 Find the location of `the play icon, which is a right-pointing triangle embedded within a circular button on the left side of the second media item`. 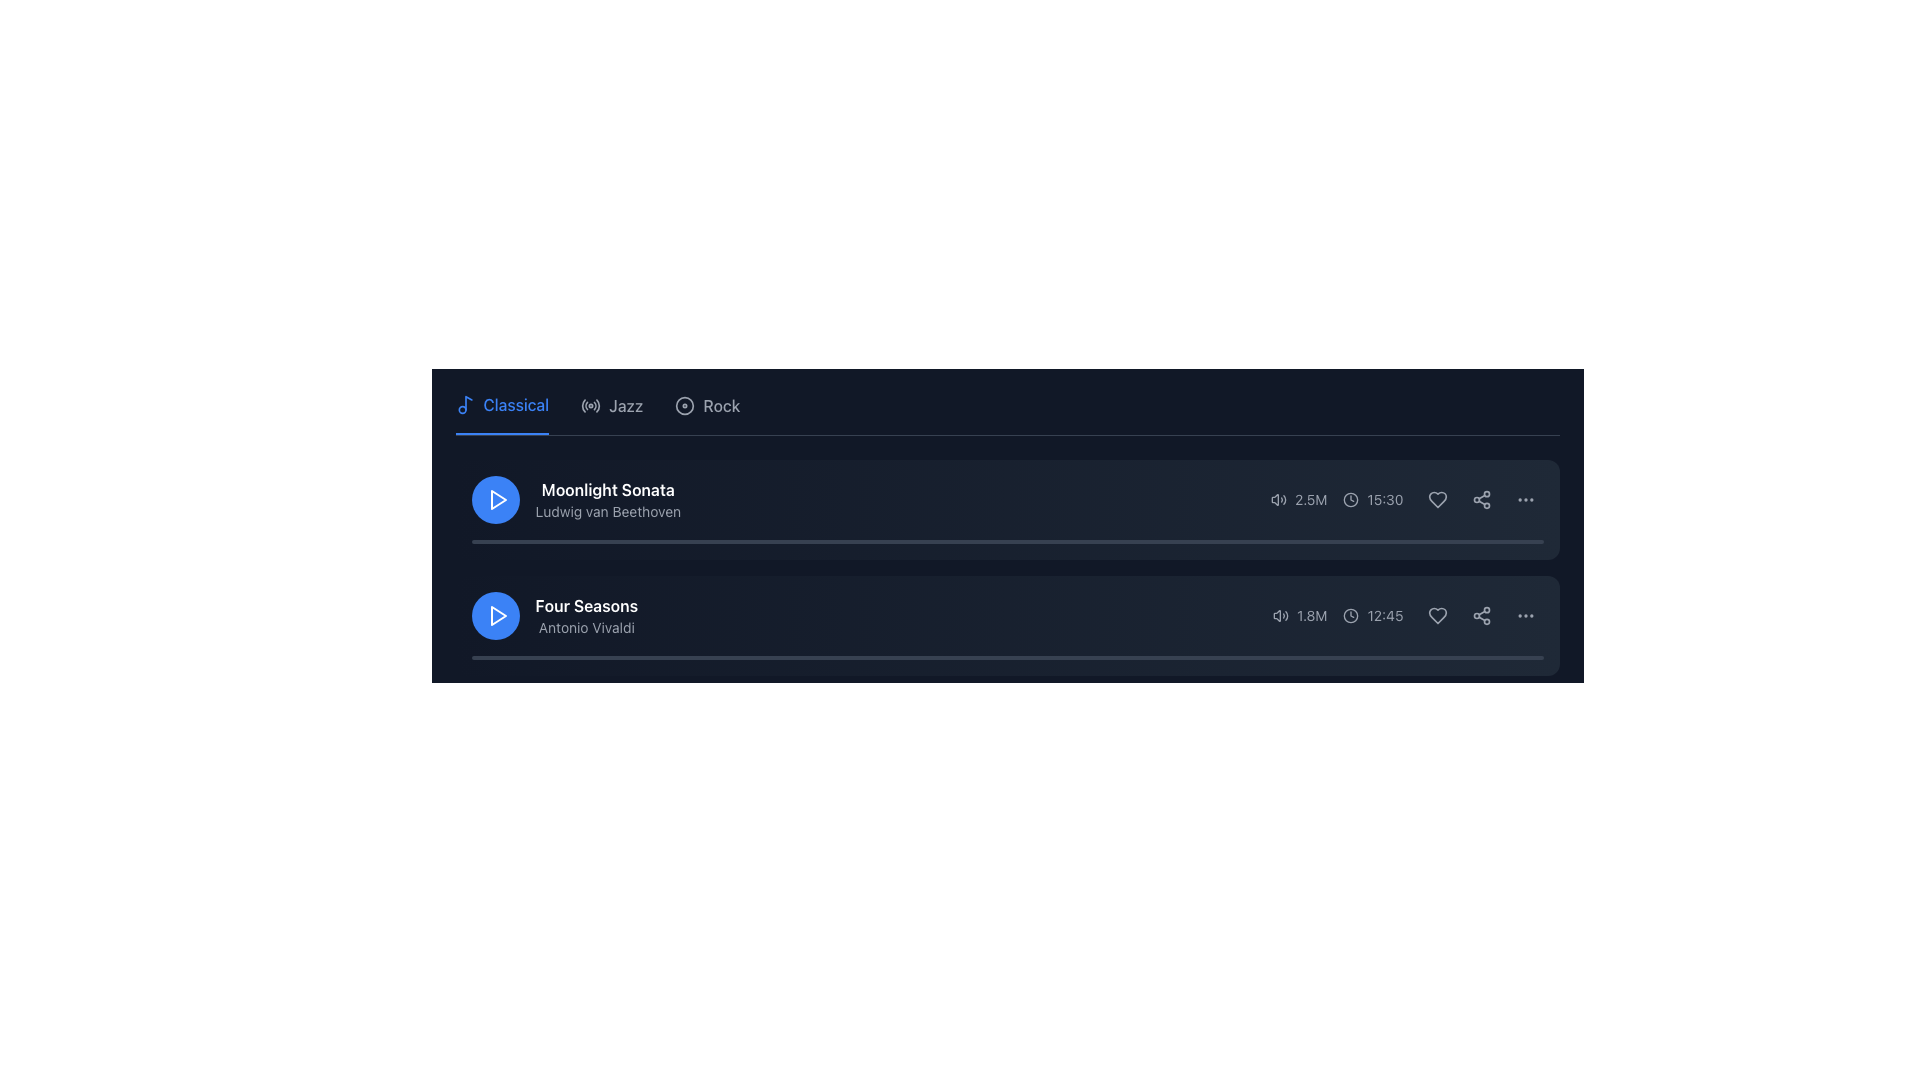

the play icon, which is a right-pointing triangle embedded within a circular button on the left side of the second media item is located at coordinates (498, 499).